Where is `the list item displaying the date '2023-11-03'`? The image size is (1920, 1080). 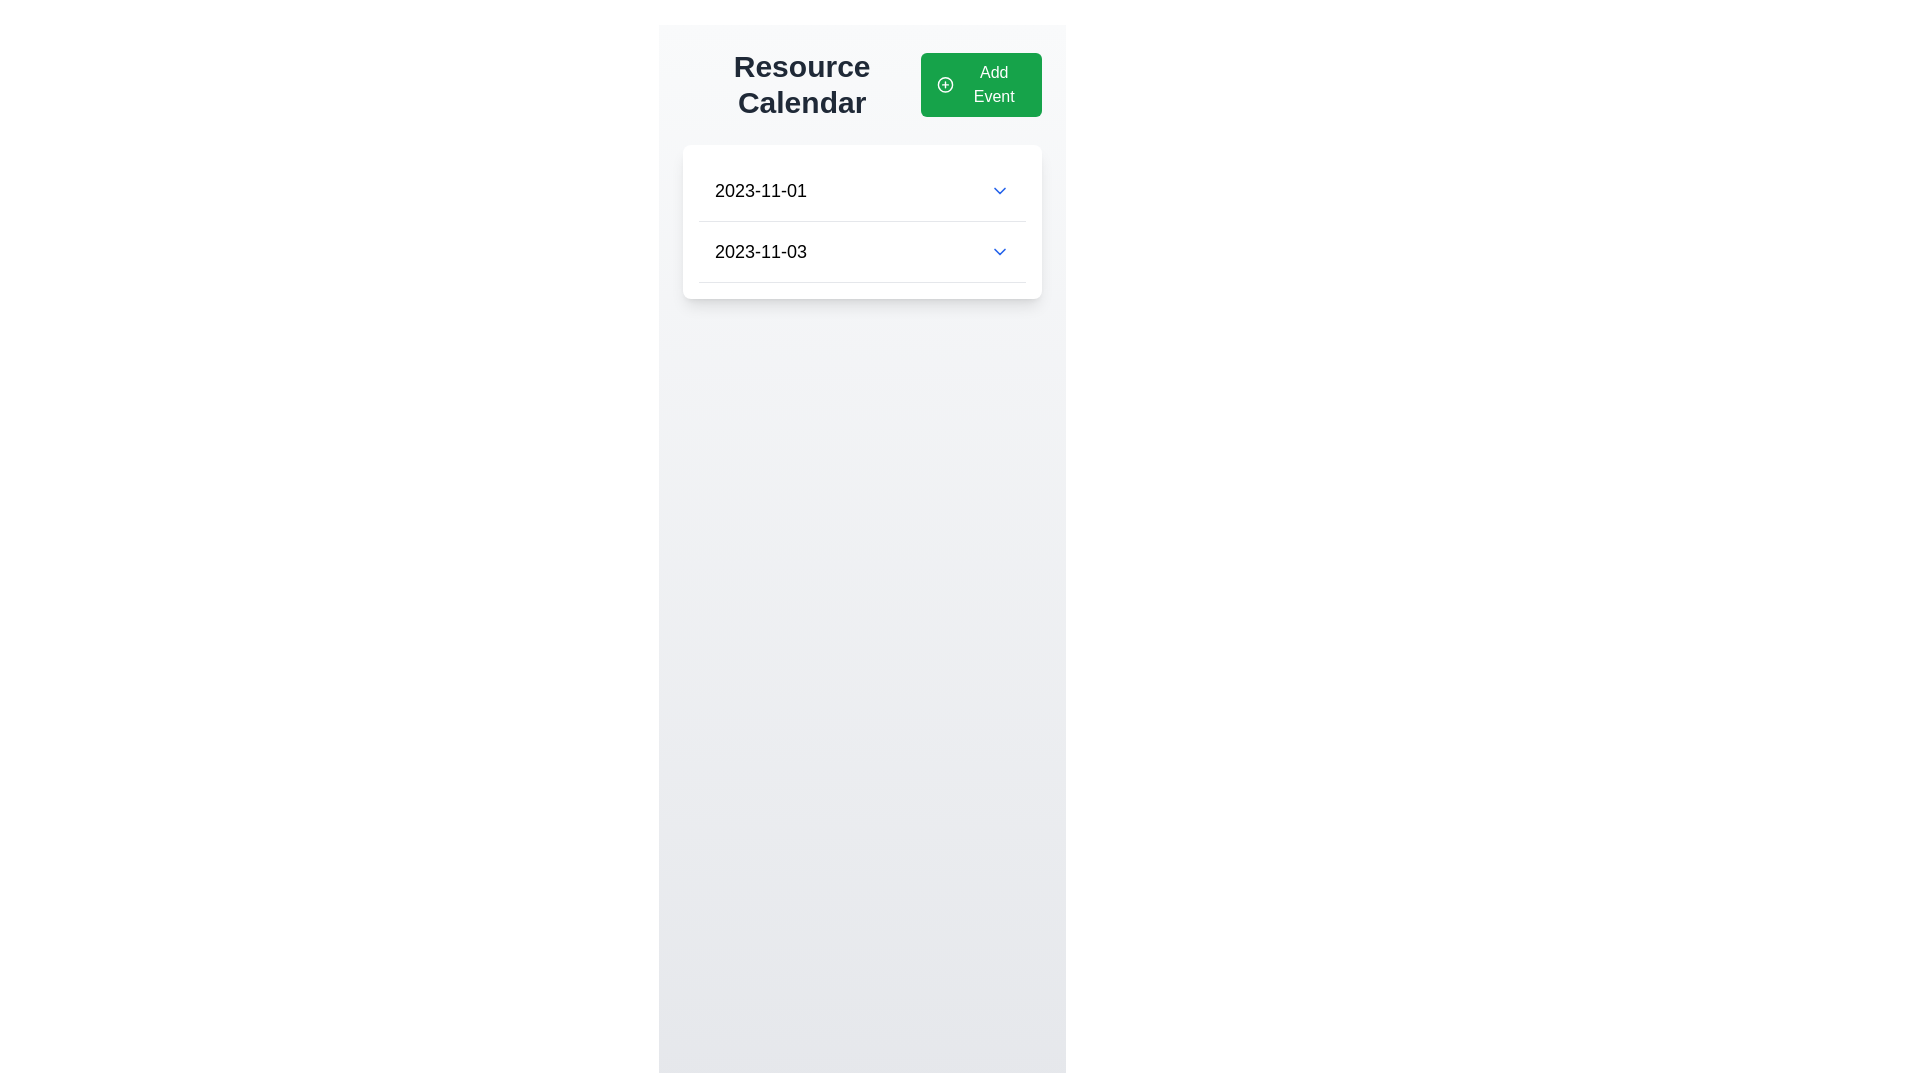 the list item displaying the date '2023-11-03' is located at coordinates (862, 251).